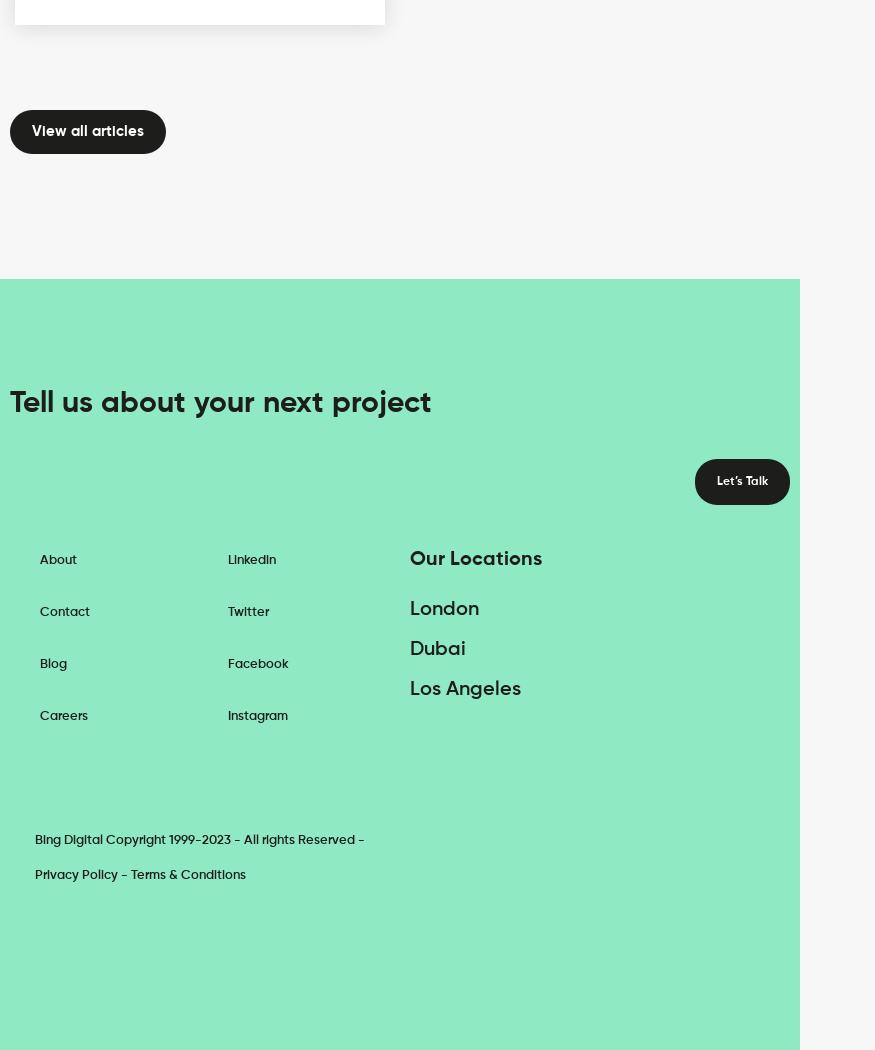  What do you see at coordinates (88, 129) in the screenshot?
I see `'View all articles'` at bounding box center [88, 129].